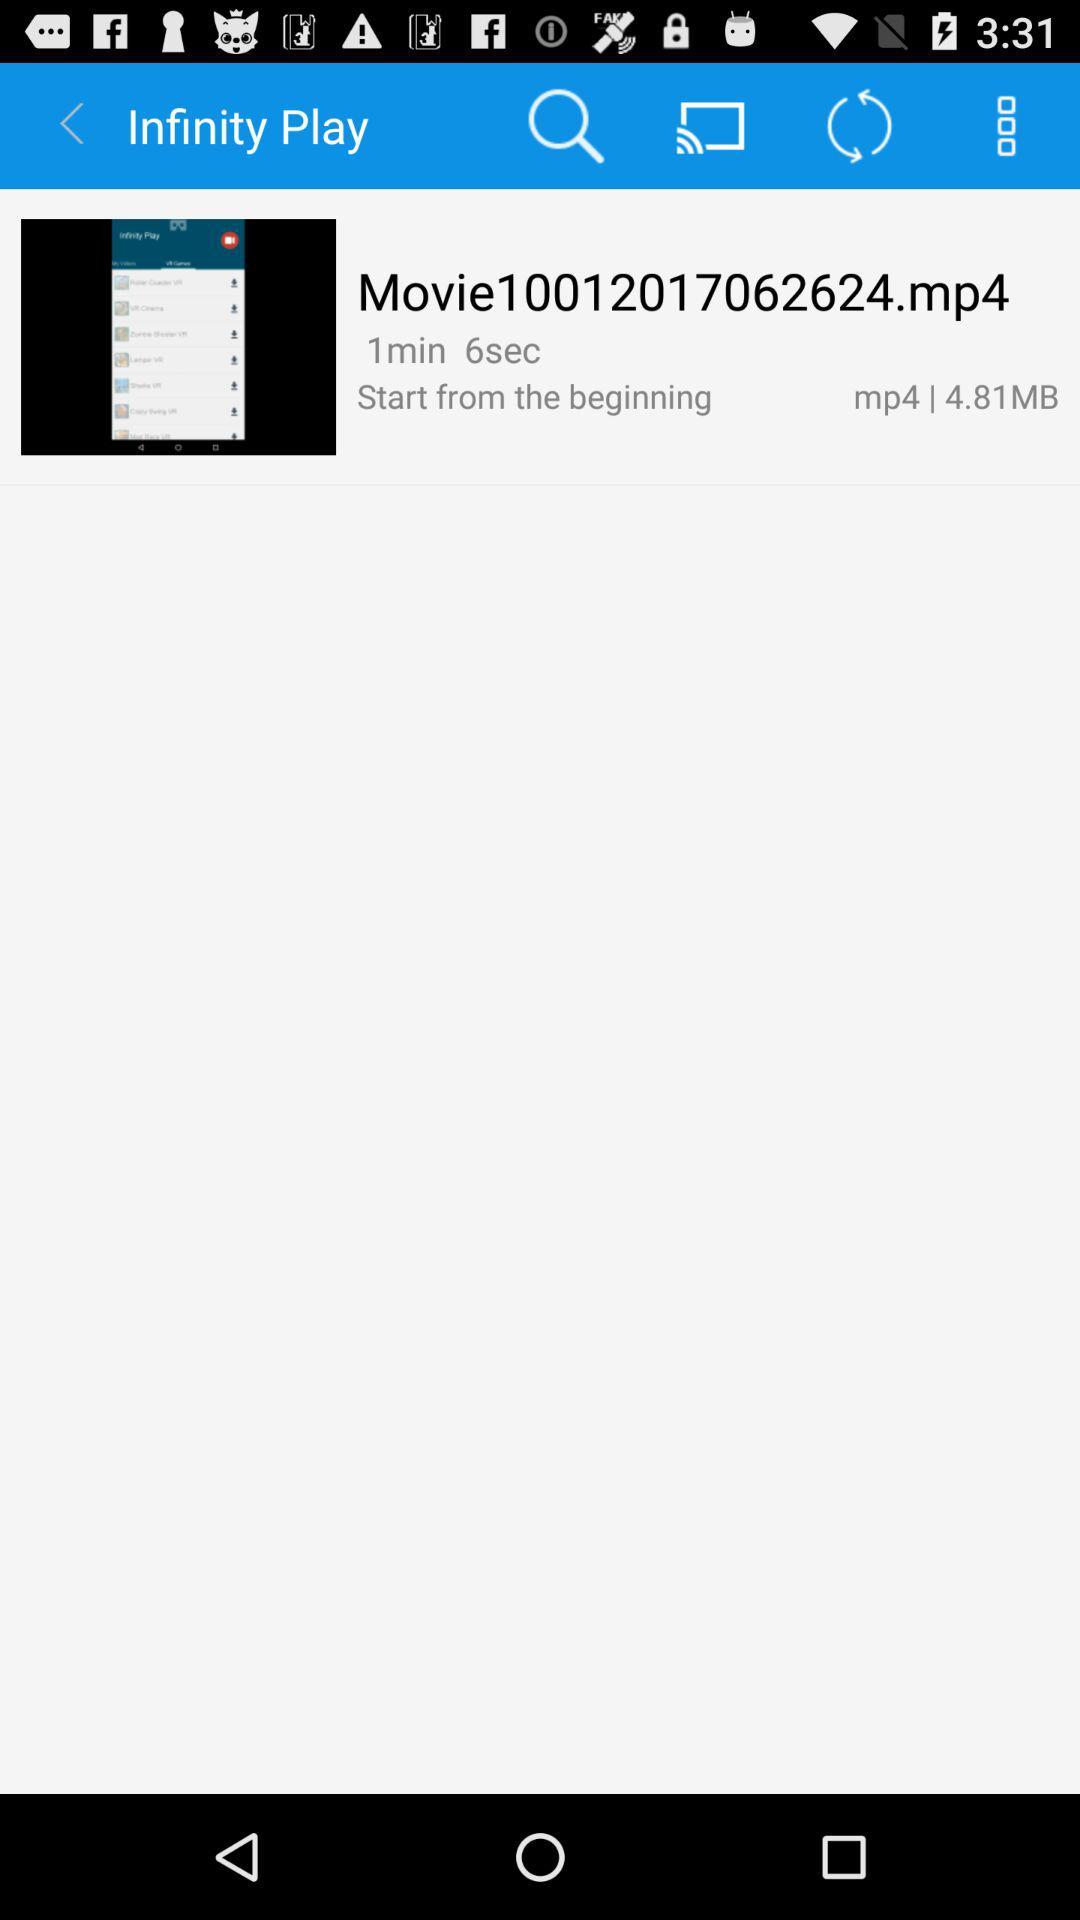 The height and width of the screenshot is (1920, 1080). I want to click on the item next to the  1min  6sec, so click(555, 348).